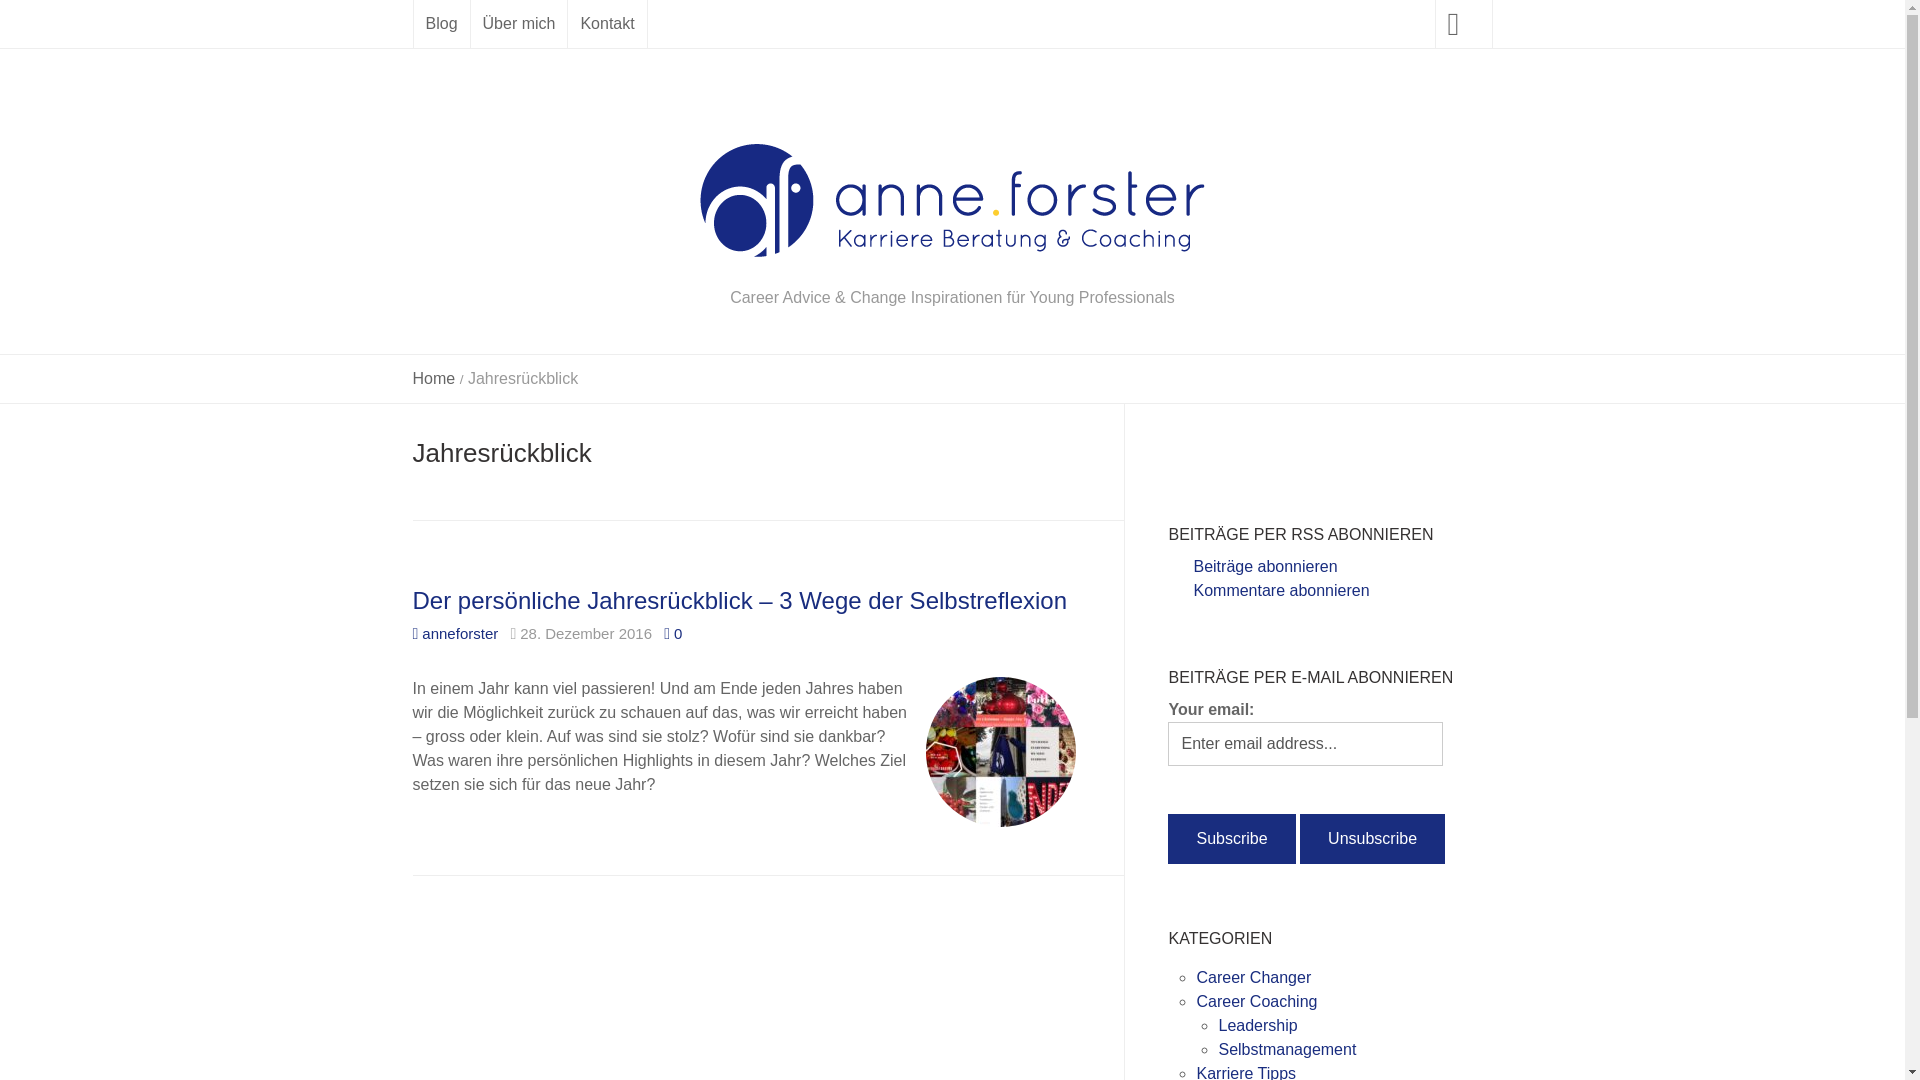 The width and height of the screenshot is (1920, 1080). I want to click on 'Career Changer', so click(1252, 976).